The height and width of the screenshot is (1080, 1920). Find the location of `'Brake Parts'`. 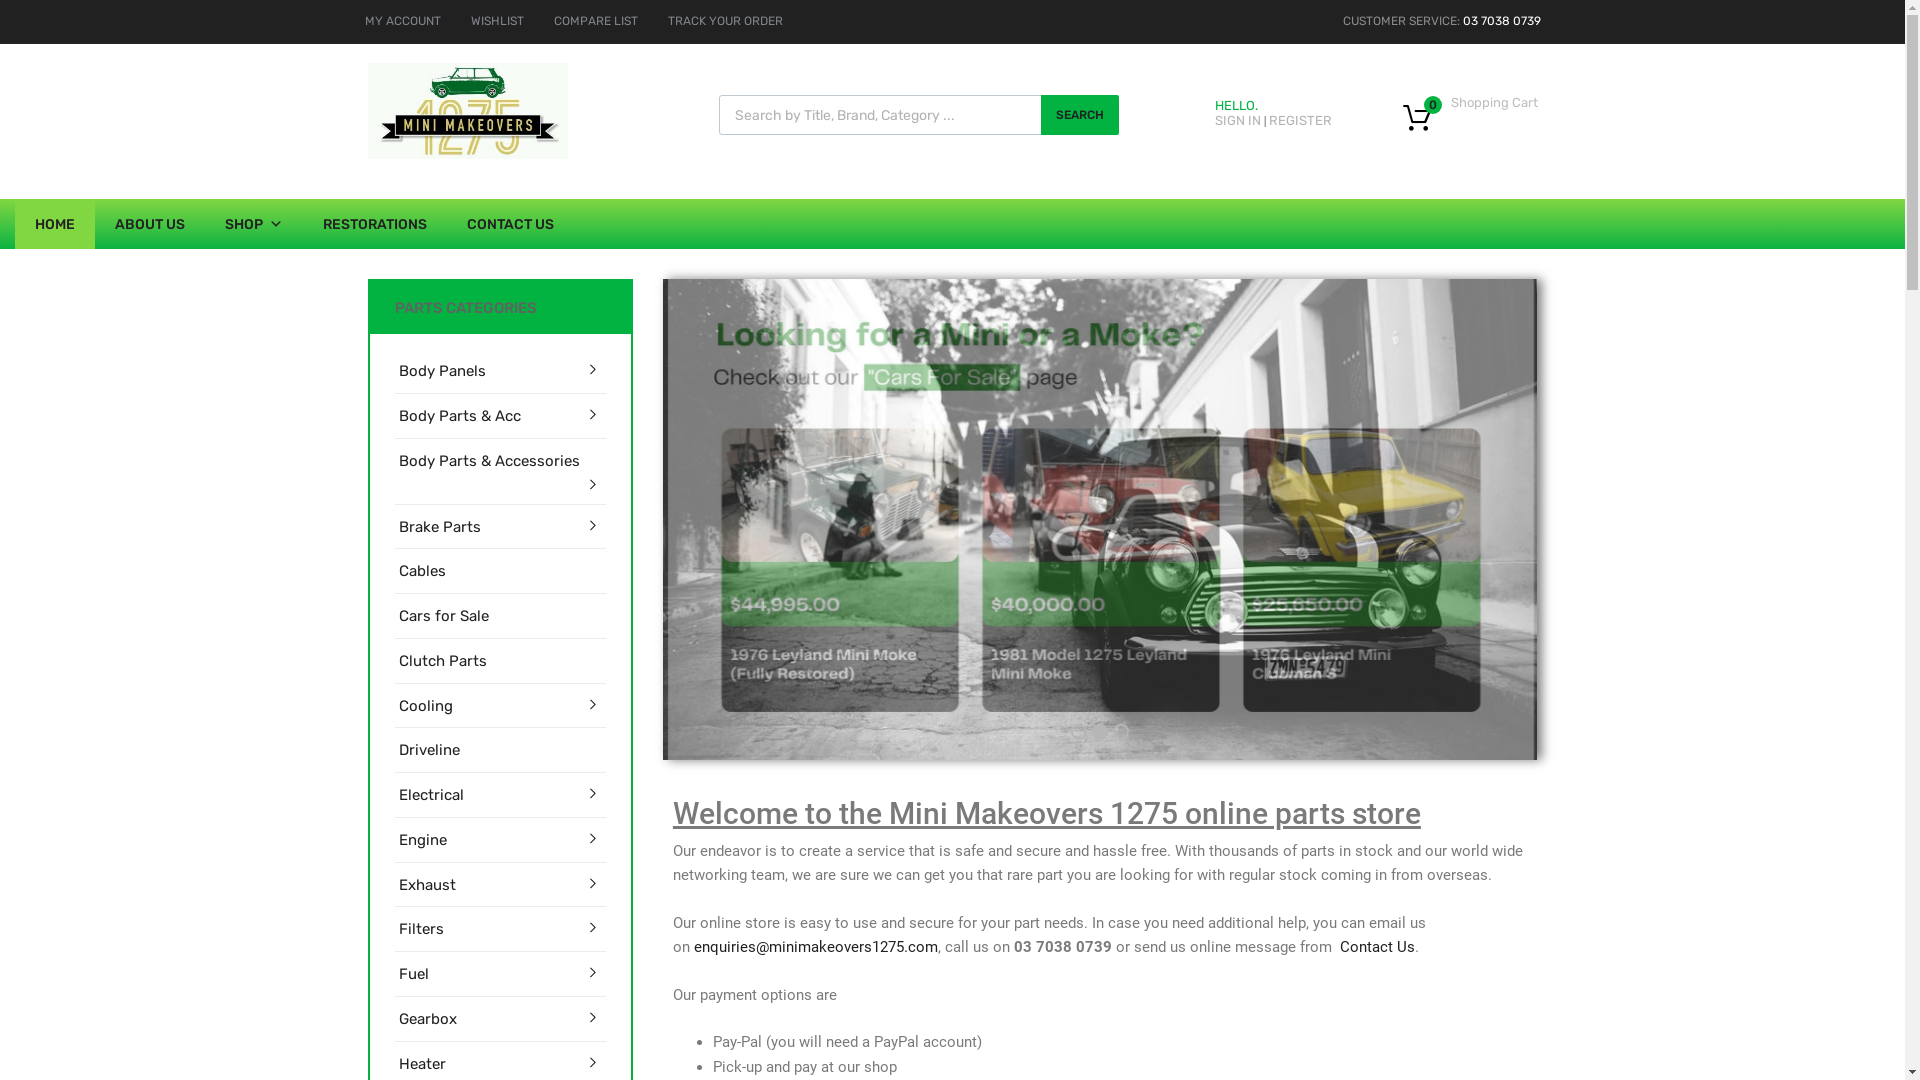

'Brake Parts' is located at coordinates (437, 526).